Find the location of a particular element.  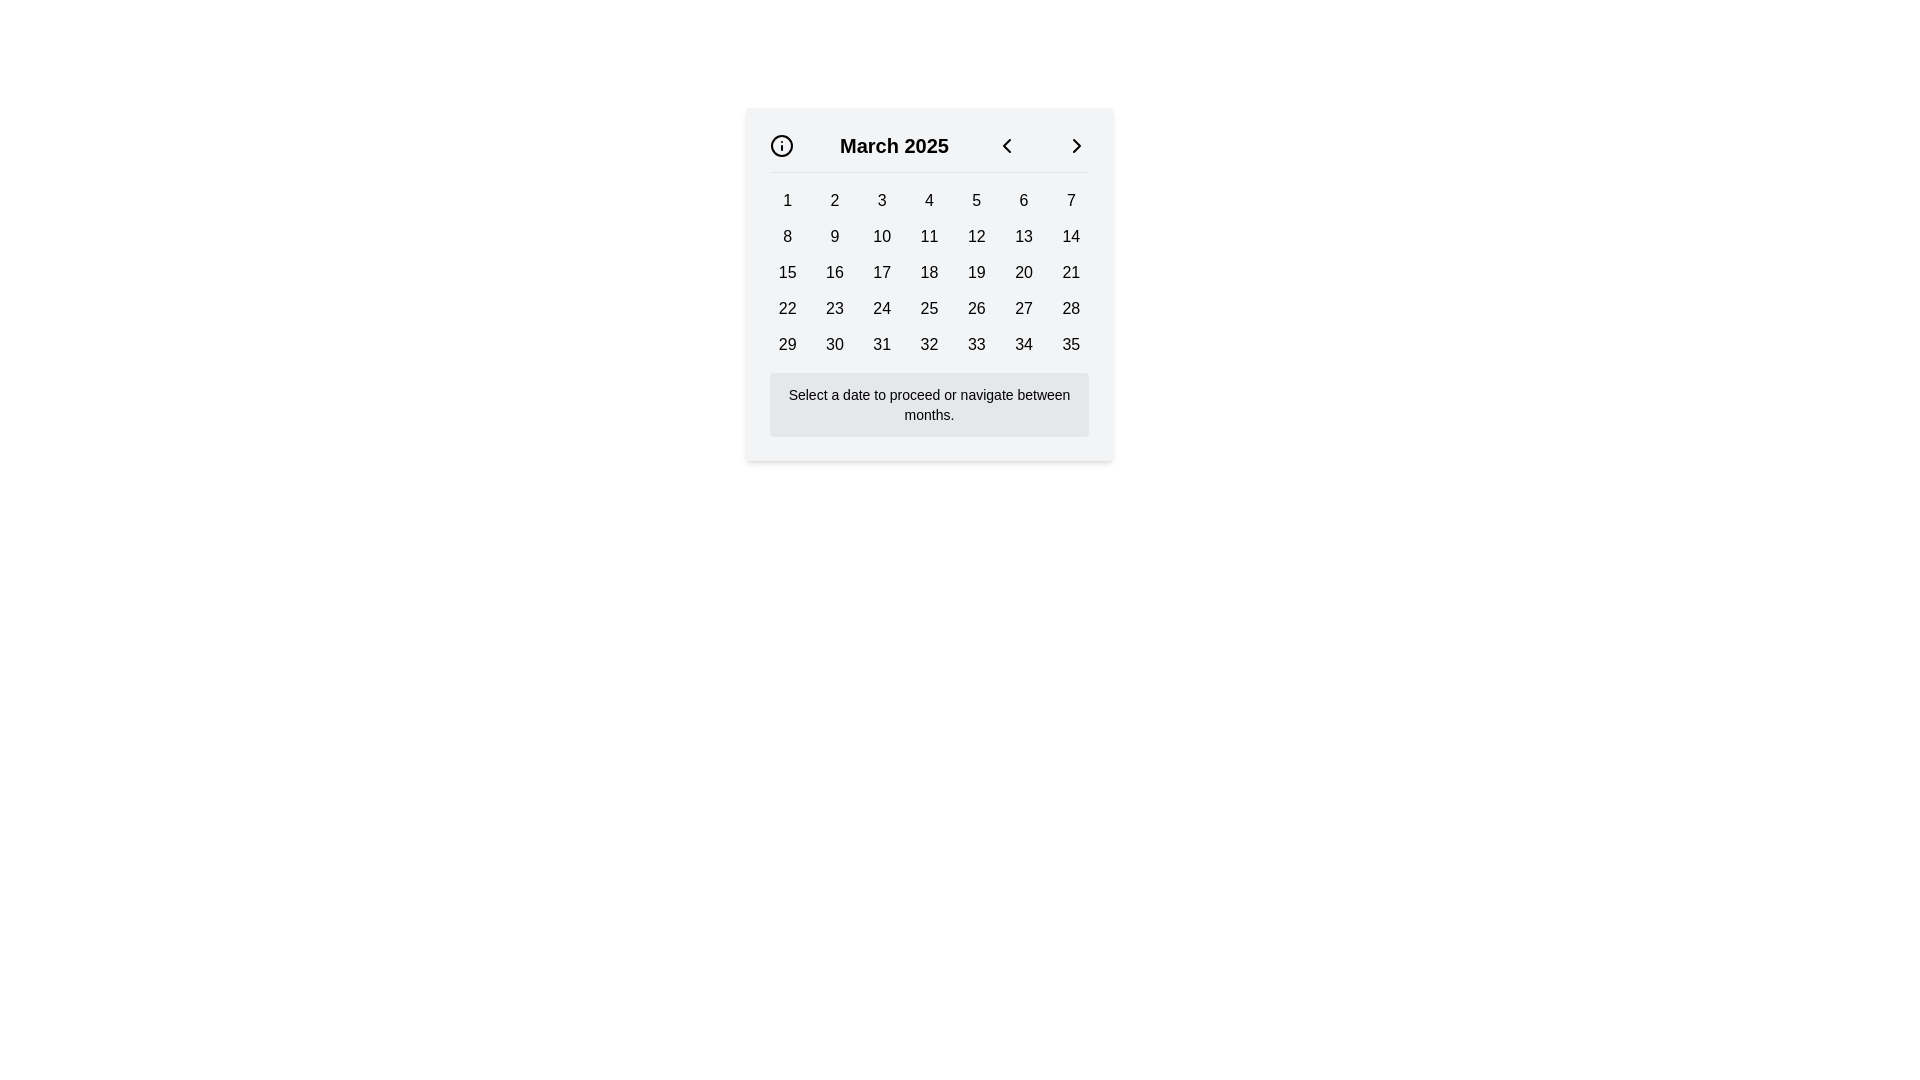

the button is located at coordinates (786, 343).